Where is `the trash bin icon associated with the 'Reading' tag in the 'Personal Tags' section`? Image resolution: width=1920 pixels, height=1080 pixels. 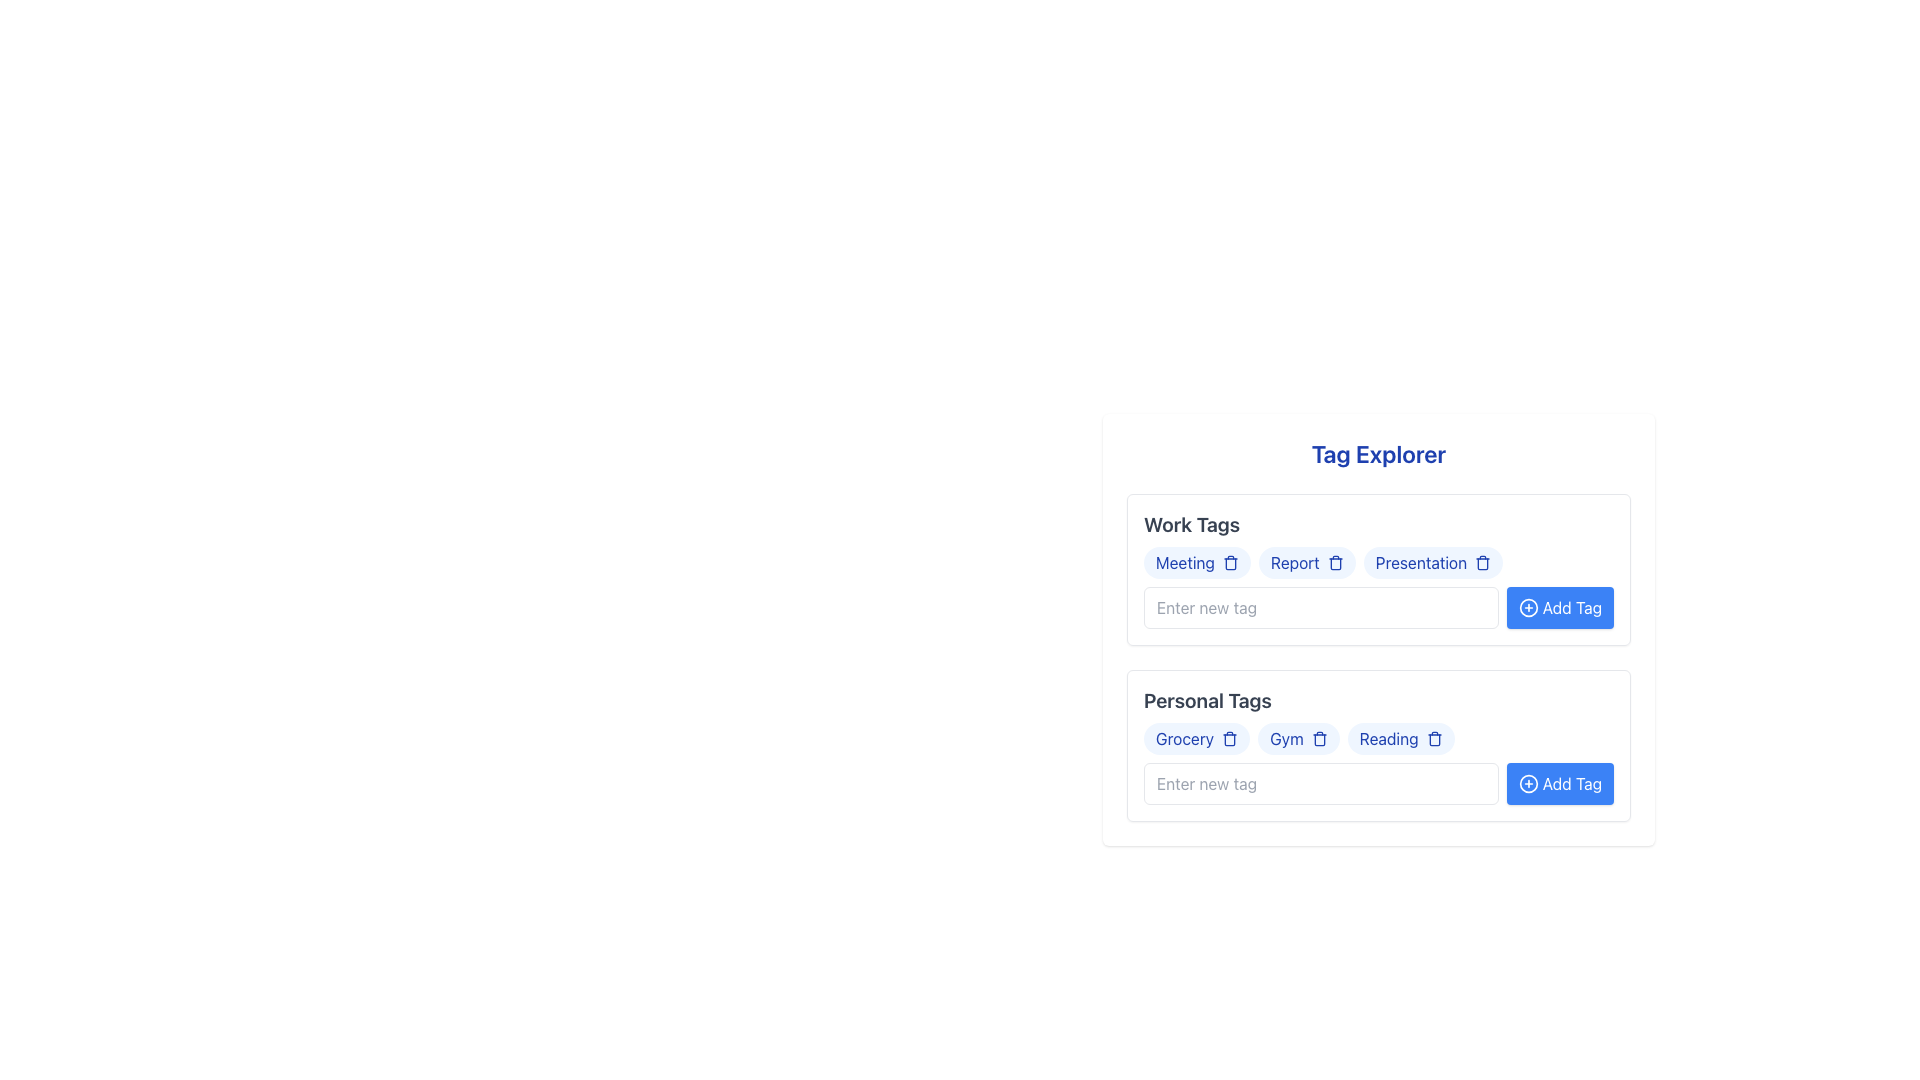 the trash bin icon associated with the 'Reading' tag in the 'Personal Tags' section is located at coordinates (1400, 739).